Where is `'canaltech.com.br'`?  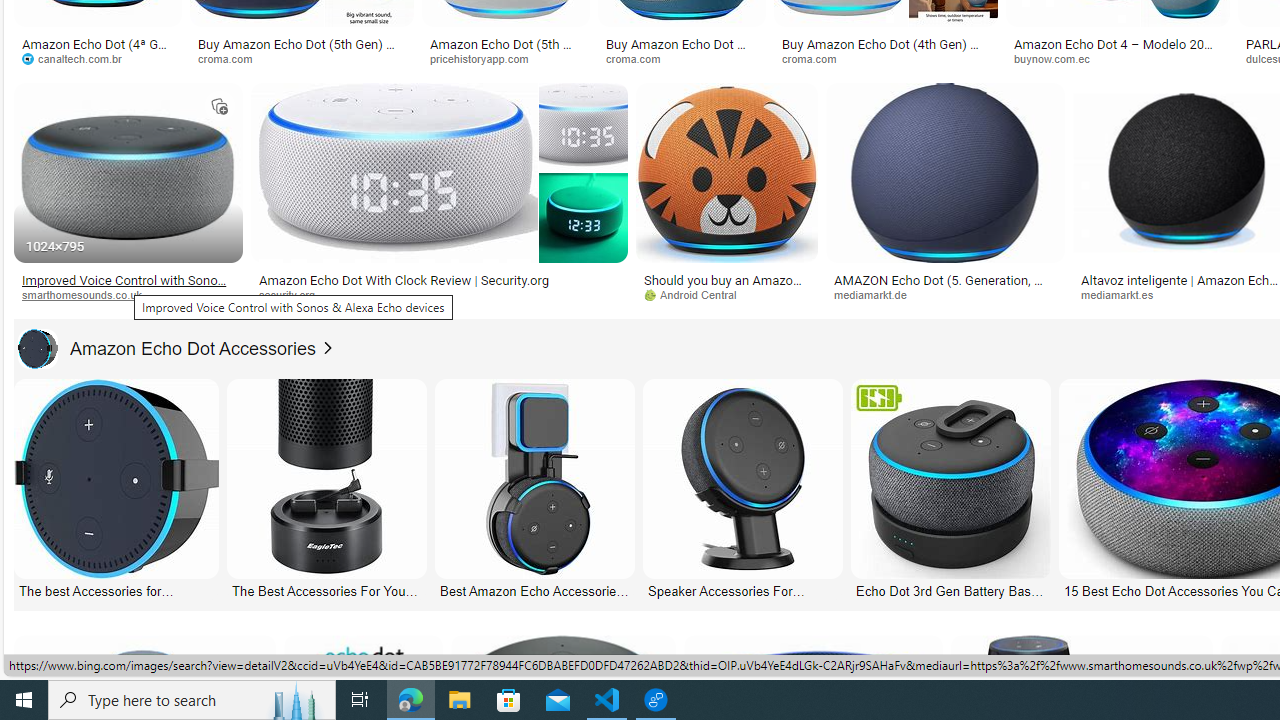
'canaltech.com.br' is located at coordinates (96, 58).